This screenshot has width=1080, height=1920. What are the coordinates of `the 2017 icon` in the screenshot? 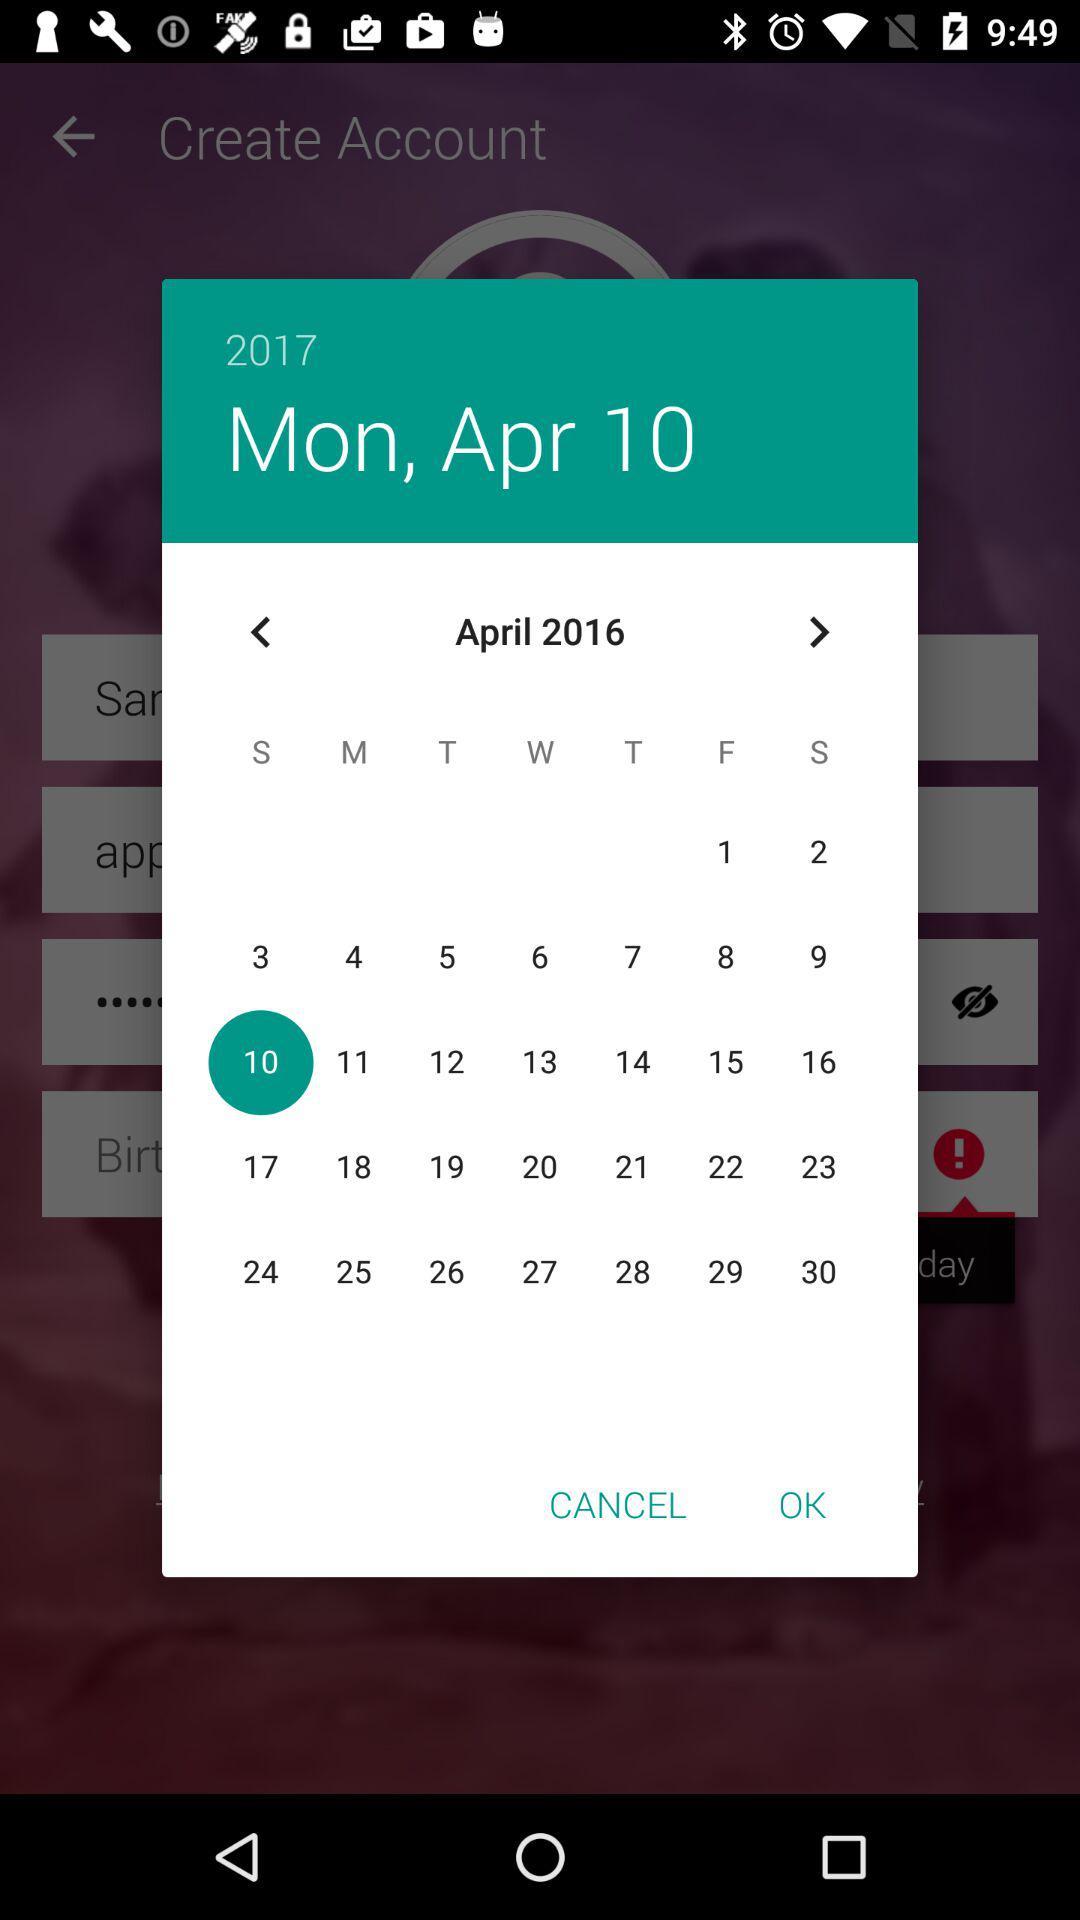 It's located at (540, 328).